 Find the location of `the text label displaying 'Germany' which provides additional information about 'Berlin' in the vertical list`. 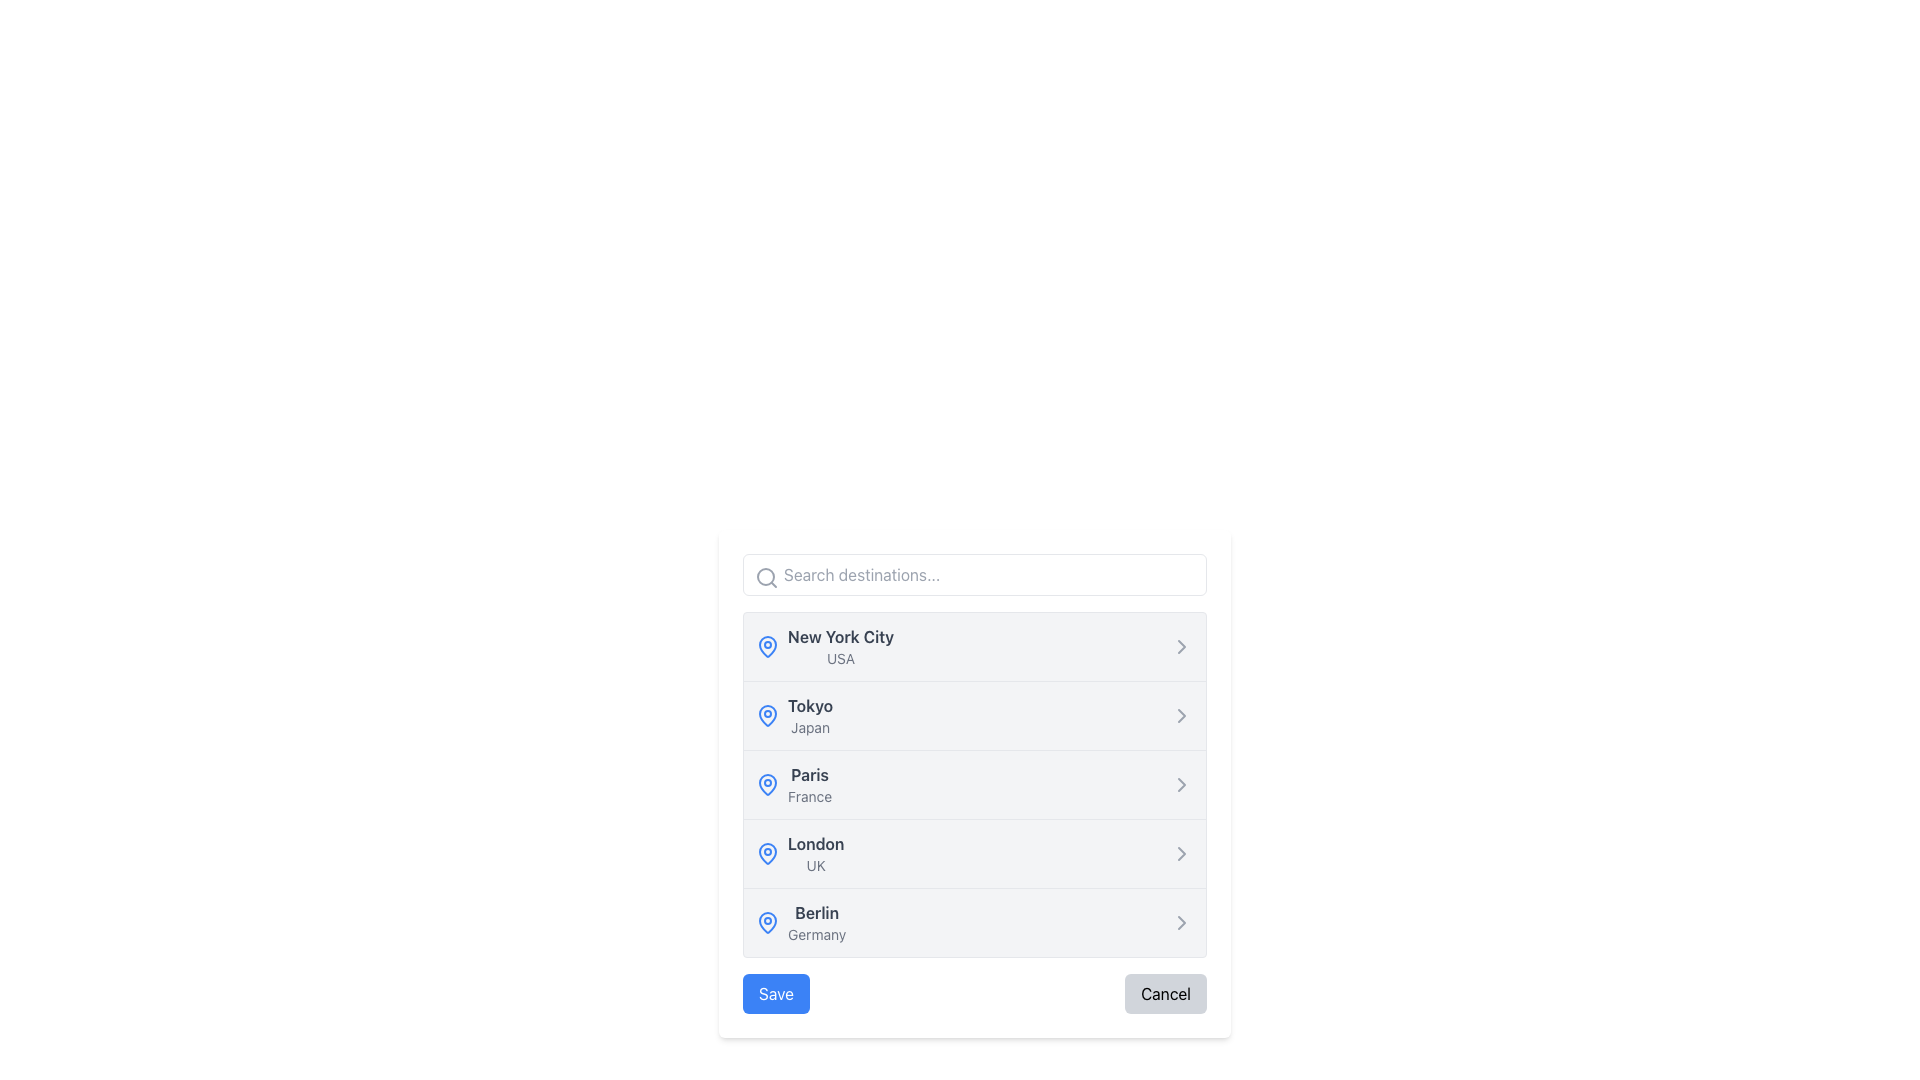

the text label displaying 'Germany' which provides additional information about 'Berlin' in the vertical list is located at coordinates (817, 934).